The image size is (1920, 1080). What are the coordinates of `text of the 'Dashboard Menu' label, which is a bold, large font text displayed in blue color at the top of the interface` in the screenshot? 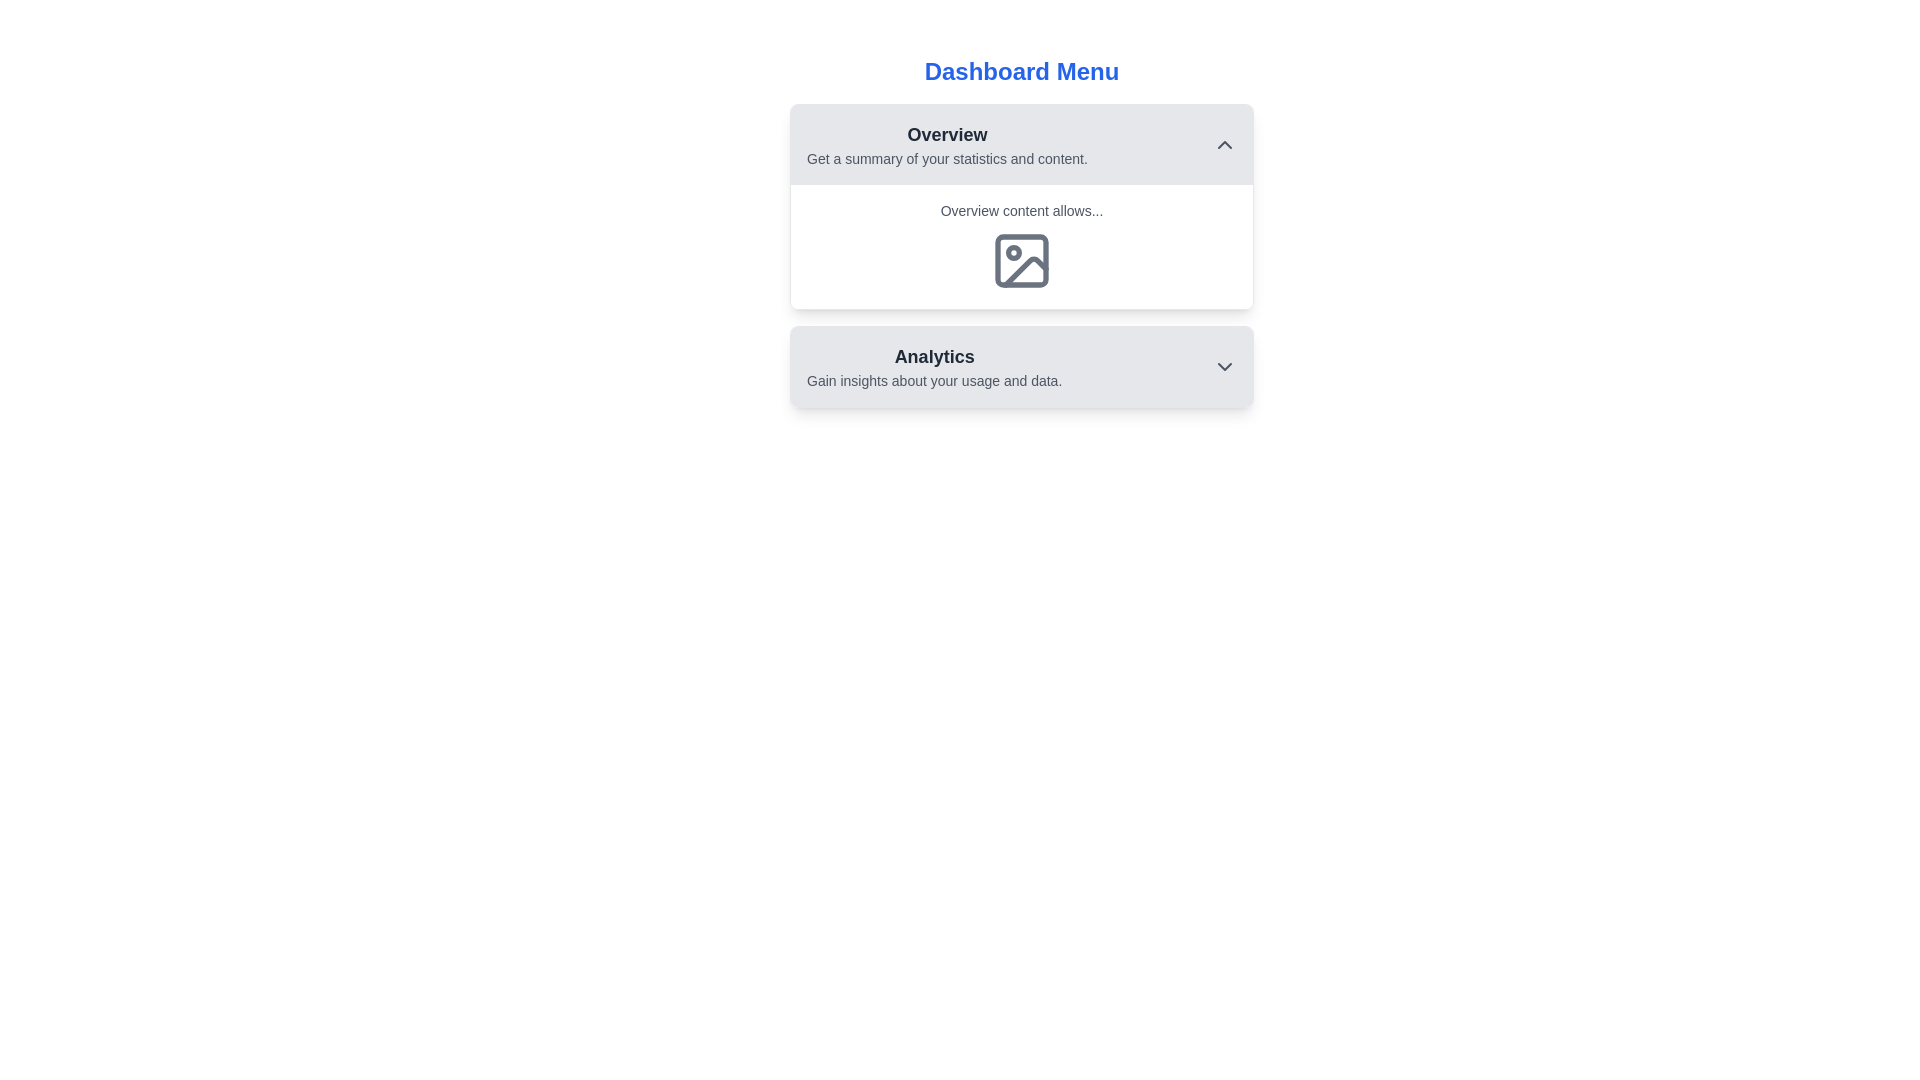 It's located at (1022, 71).